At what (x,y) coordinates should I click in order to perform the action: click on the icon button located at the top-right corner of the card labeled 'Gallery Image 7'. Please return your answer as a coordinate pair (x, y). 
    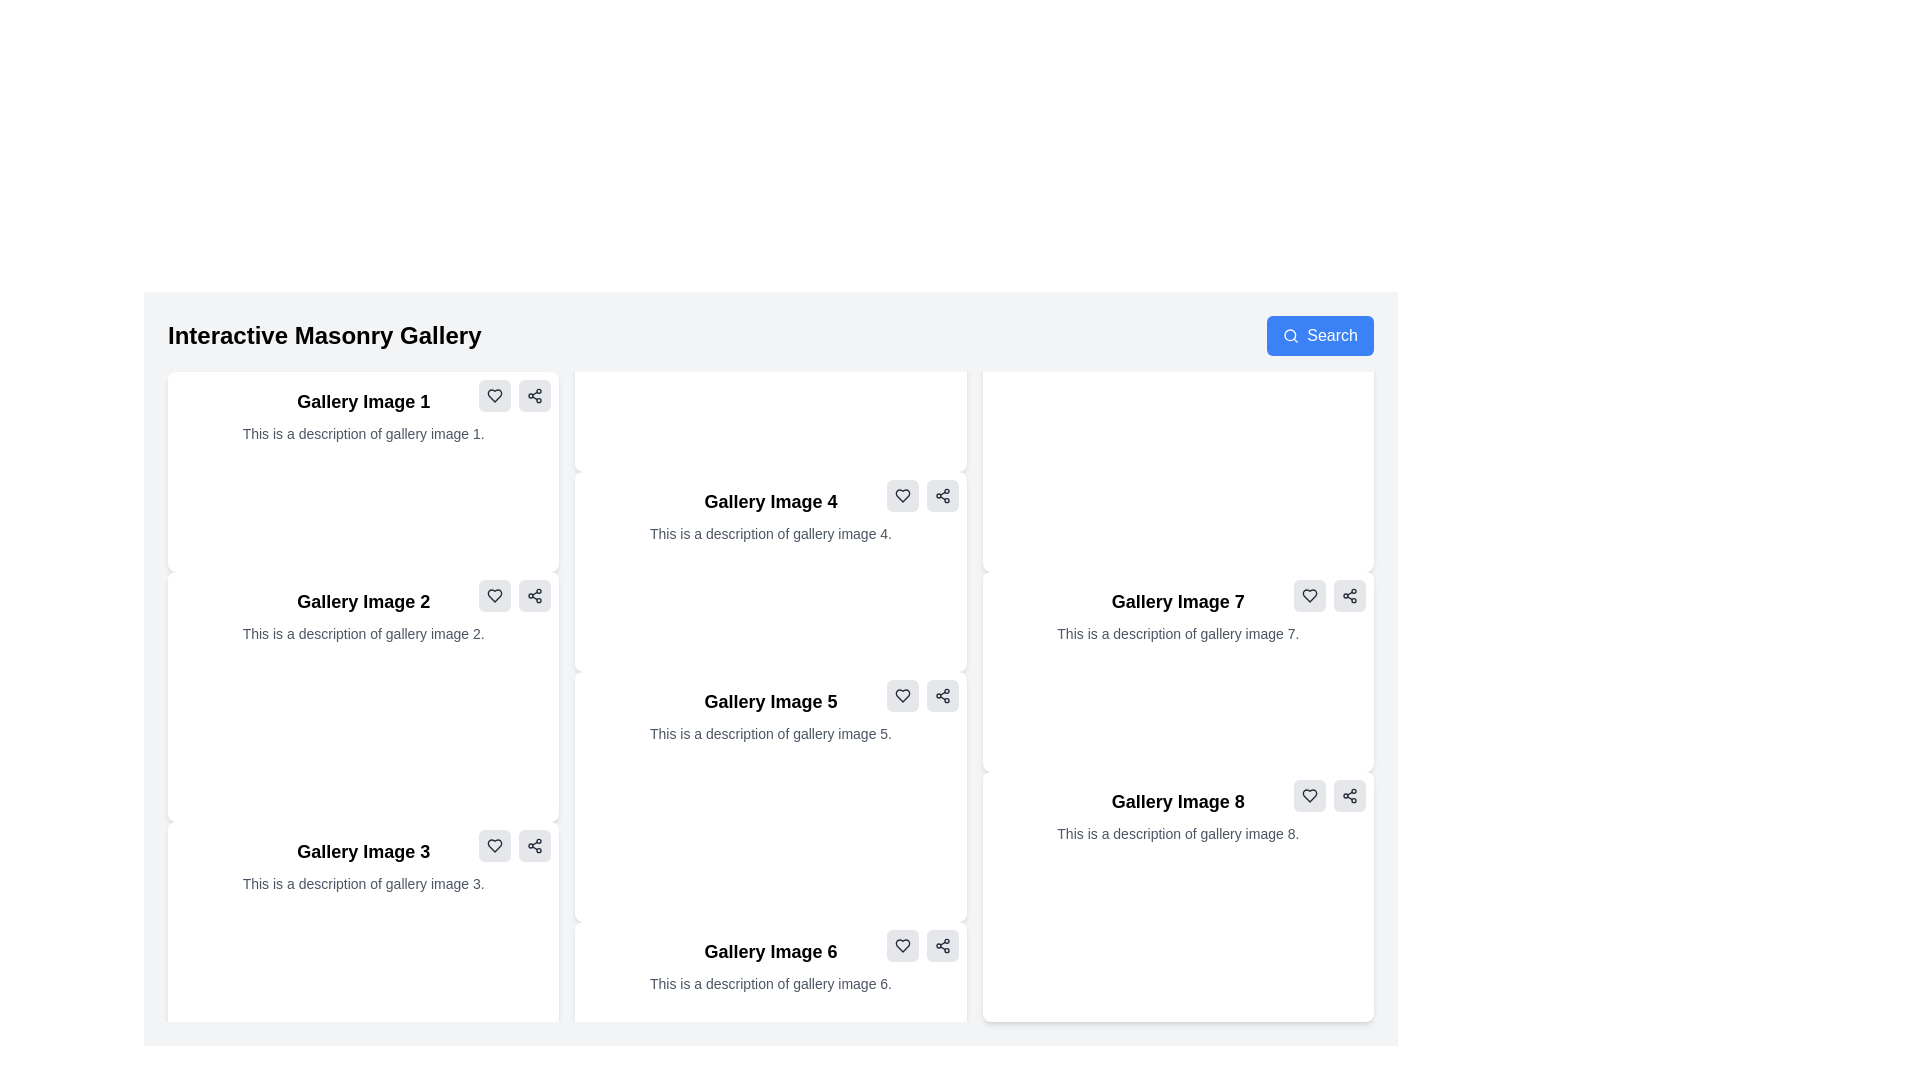
    Looking at the image, I should click on (1310, 595).